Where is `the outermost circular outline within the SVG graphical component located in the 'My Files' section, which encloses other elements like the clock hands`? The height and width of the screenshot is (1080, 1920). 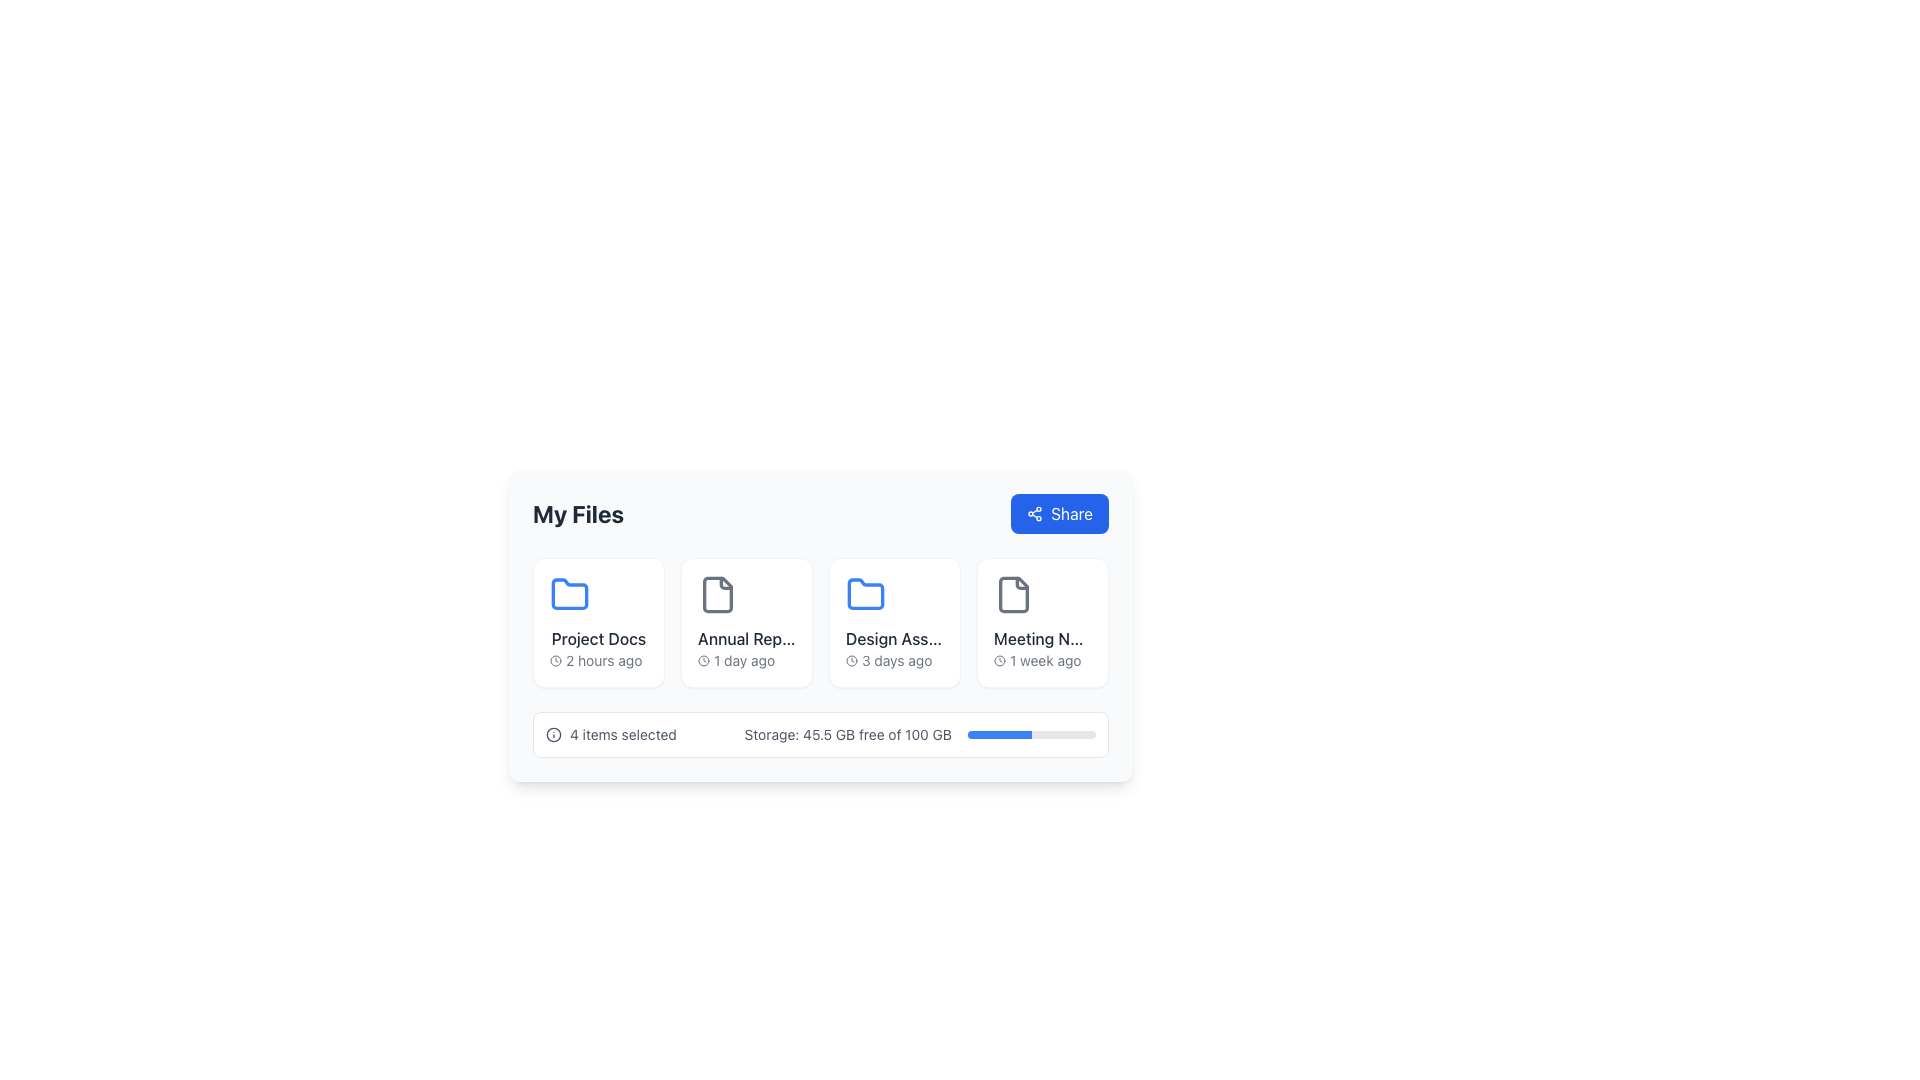 the outermost circular outline within the SVG graphical component located in the 'My Files' section, which encloses other elements like the clock hands is located at coordinates (556, 660).